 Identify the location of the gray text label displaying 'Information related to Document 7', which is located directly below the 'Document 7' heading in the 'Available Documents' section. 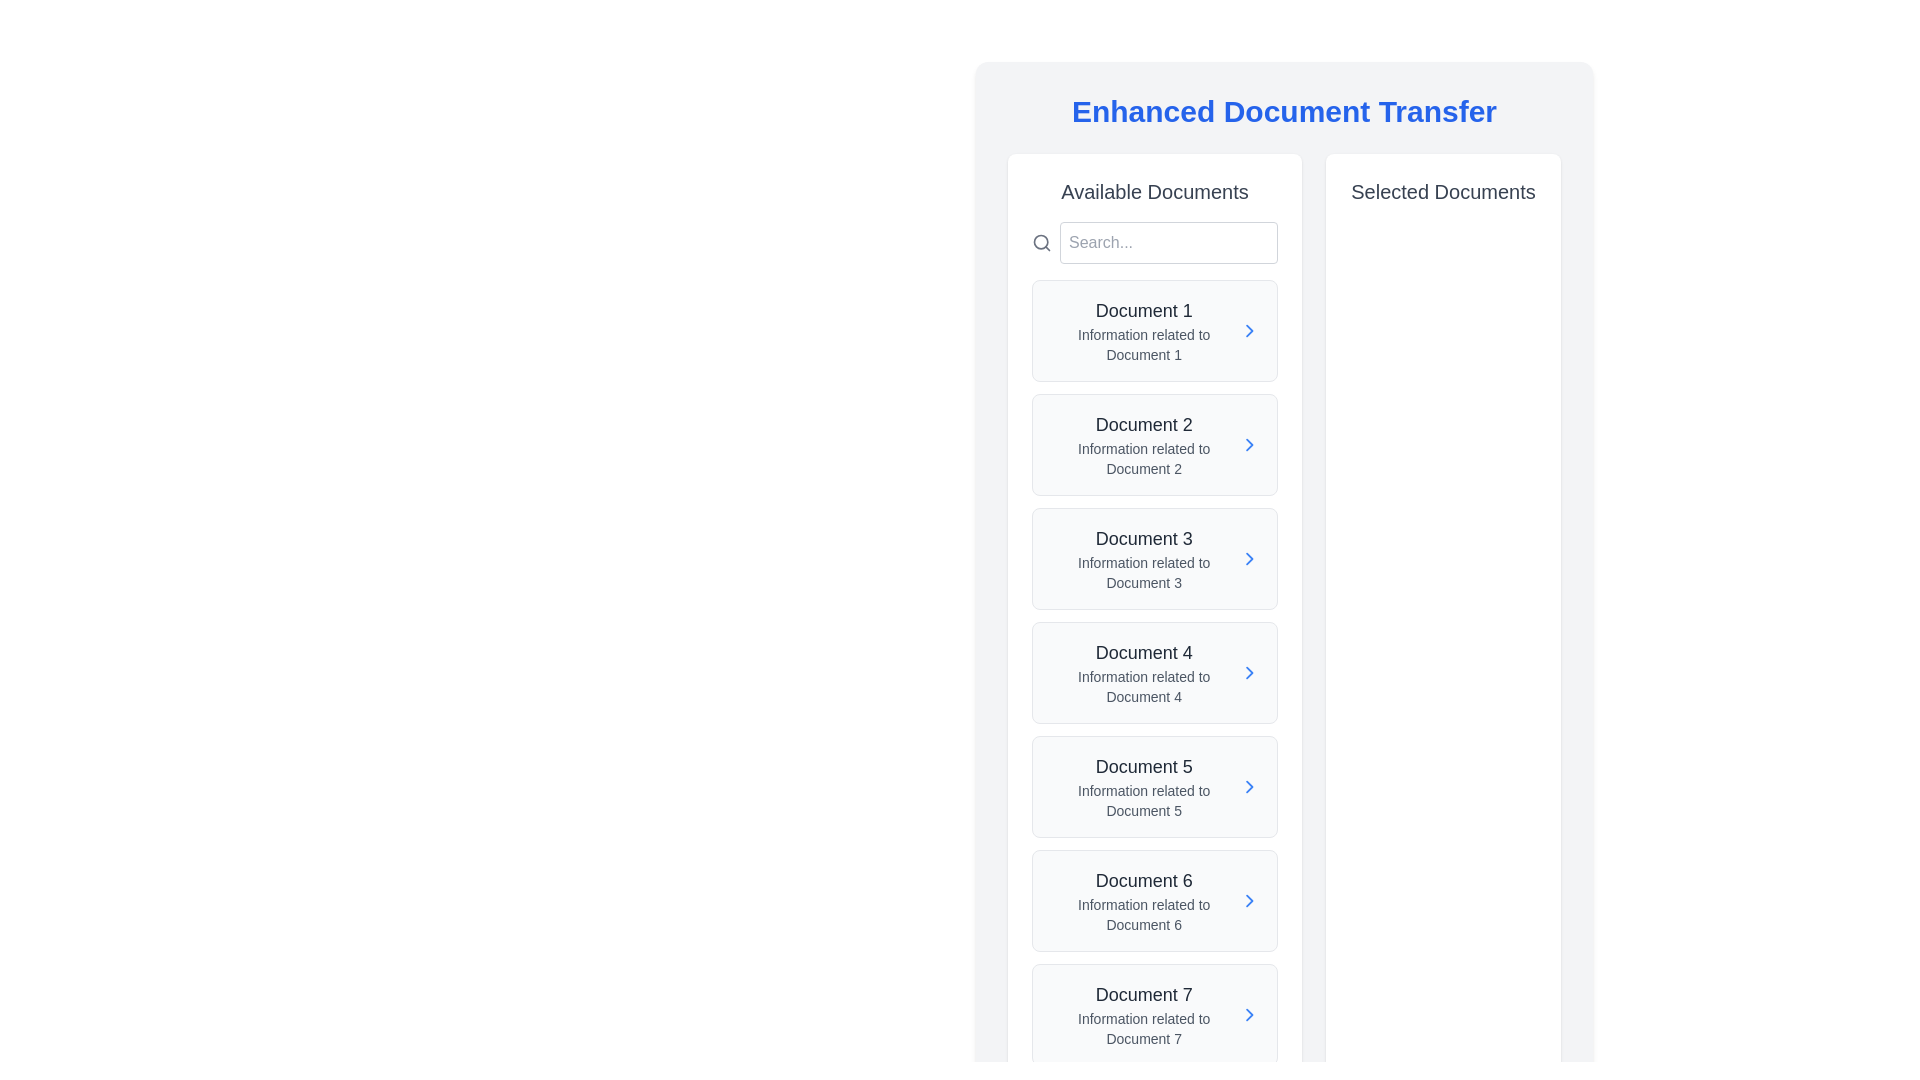
(1144, 1029).